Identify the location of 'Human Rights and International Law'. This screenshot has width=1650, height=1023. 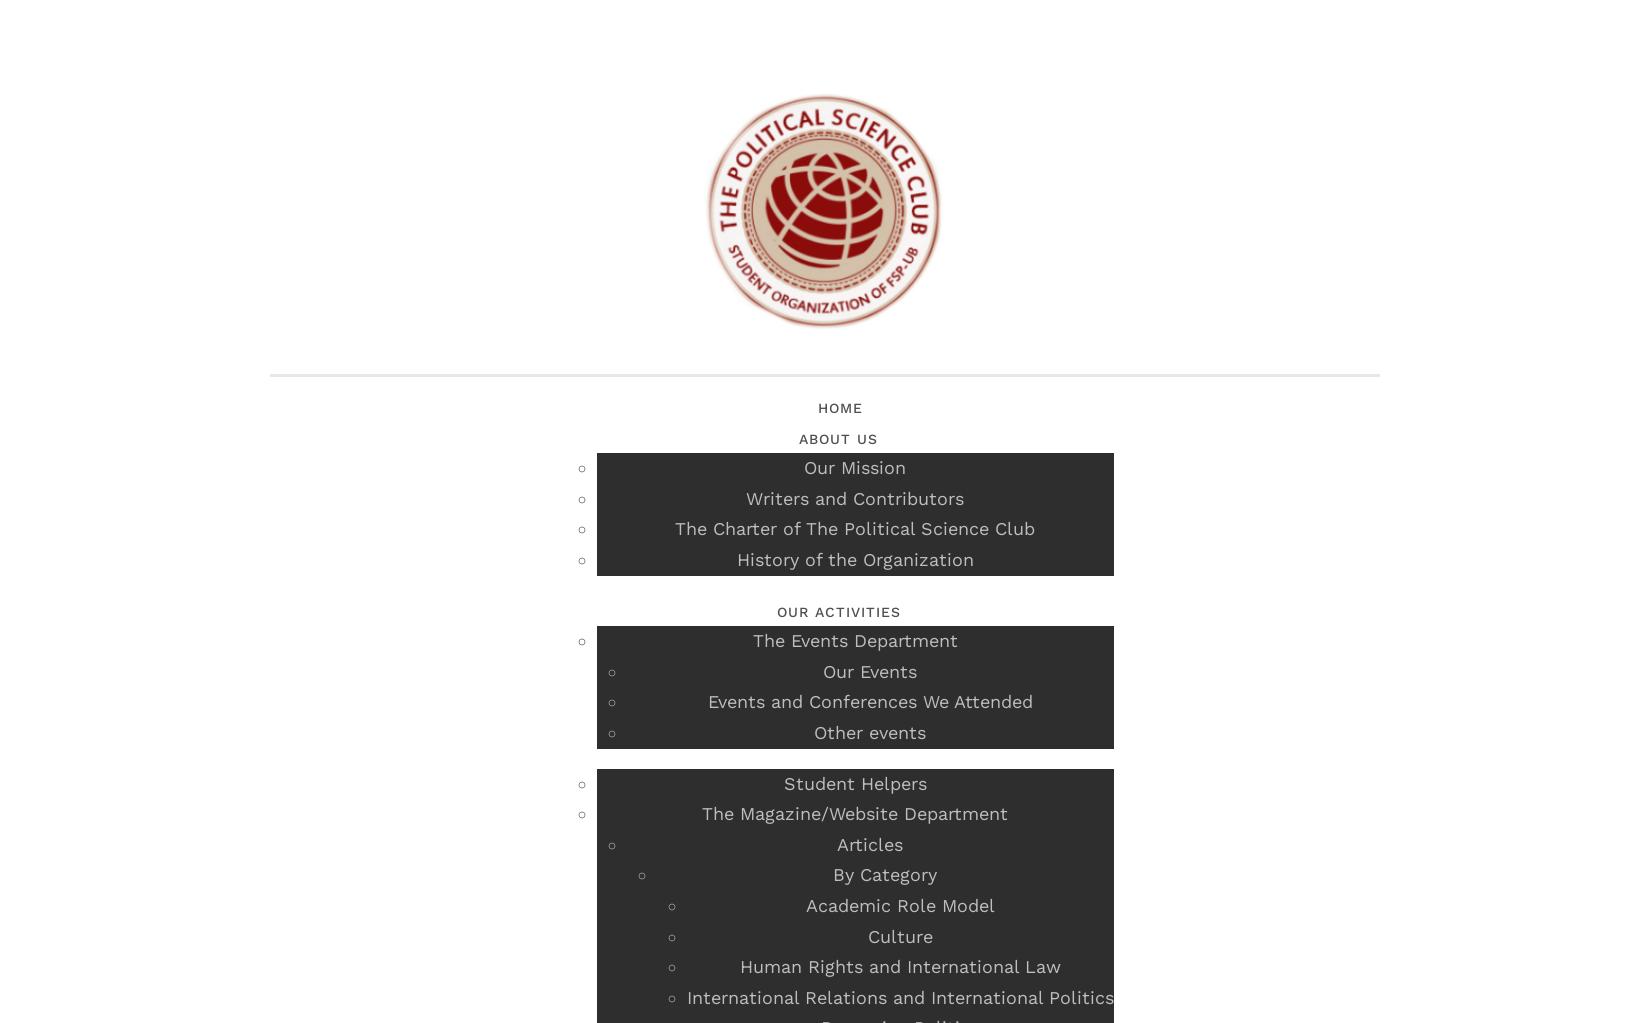
(899, 966).